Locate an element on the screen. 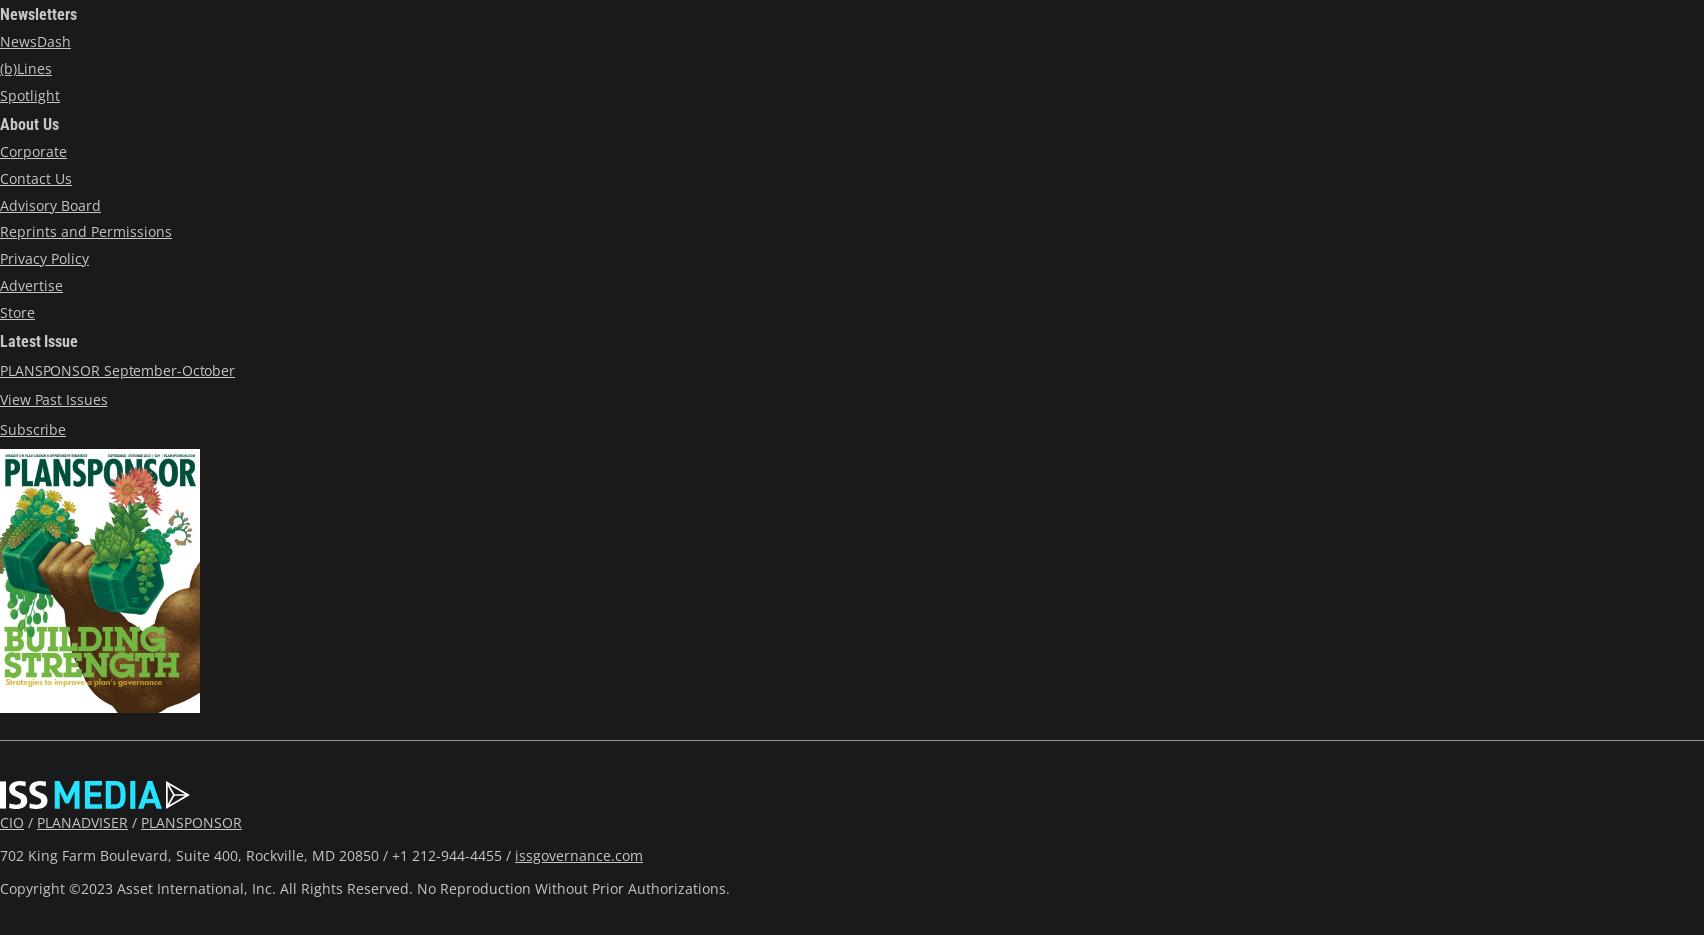  'Newsletters' is located at coordinates (38, 13).